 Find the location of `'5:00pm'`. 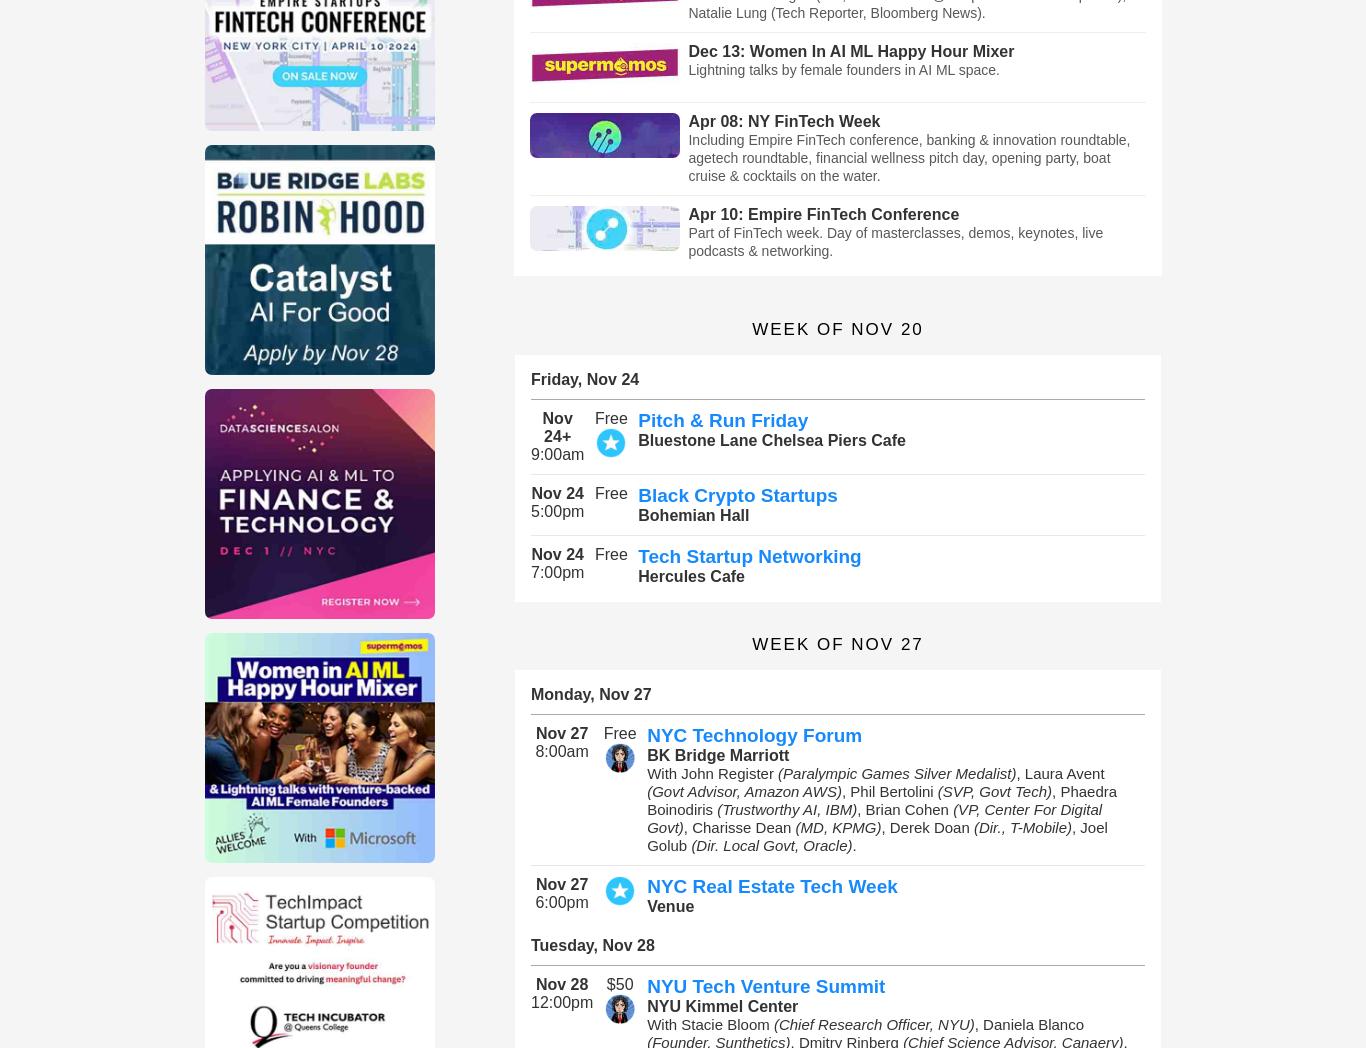

'5:00pm' is located at coordinates (557, 511).